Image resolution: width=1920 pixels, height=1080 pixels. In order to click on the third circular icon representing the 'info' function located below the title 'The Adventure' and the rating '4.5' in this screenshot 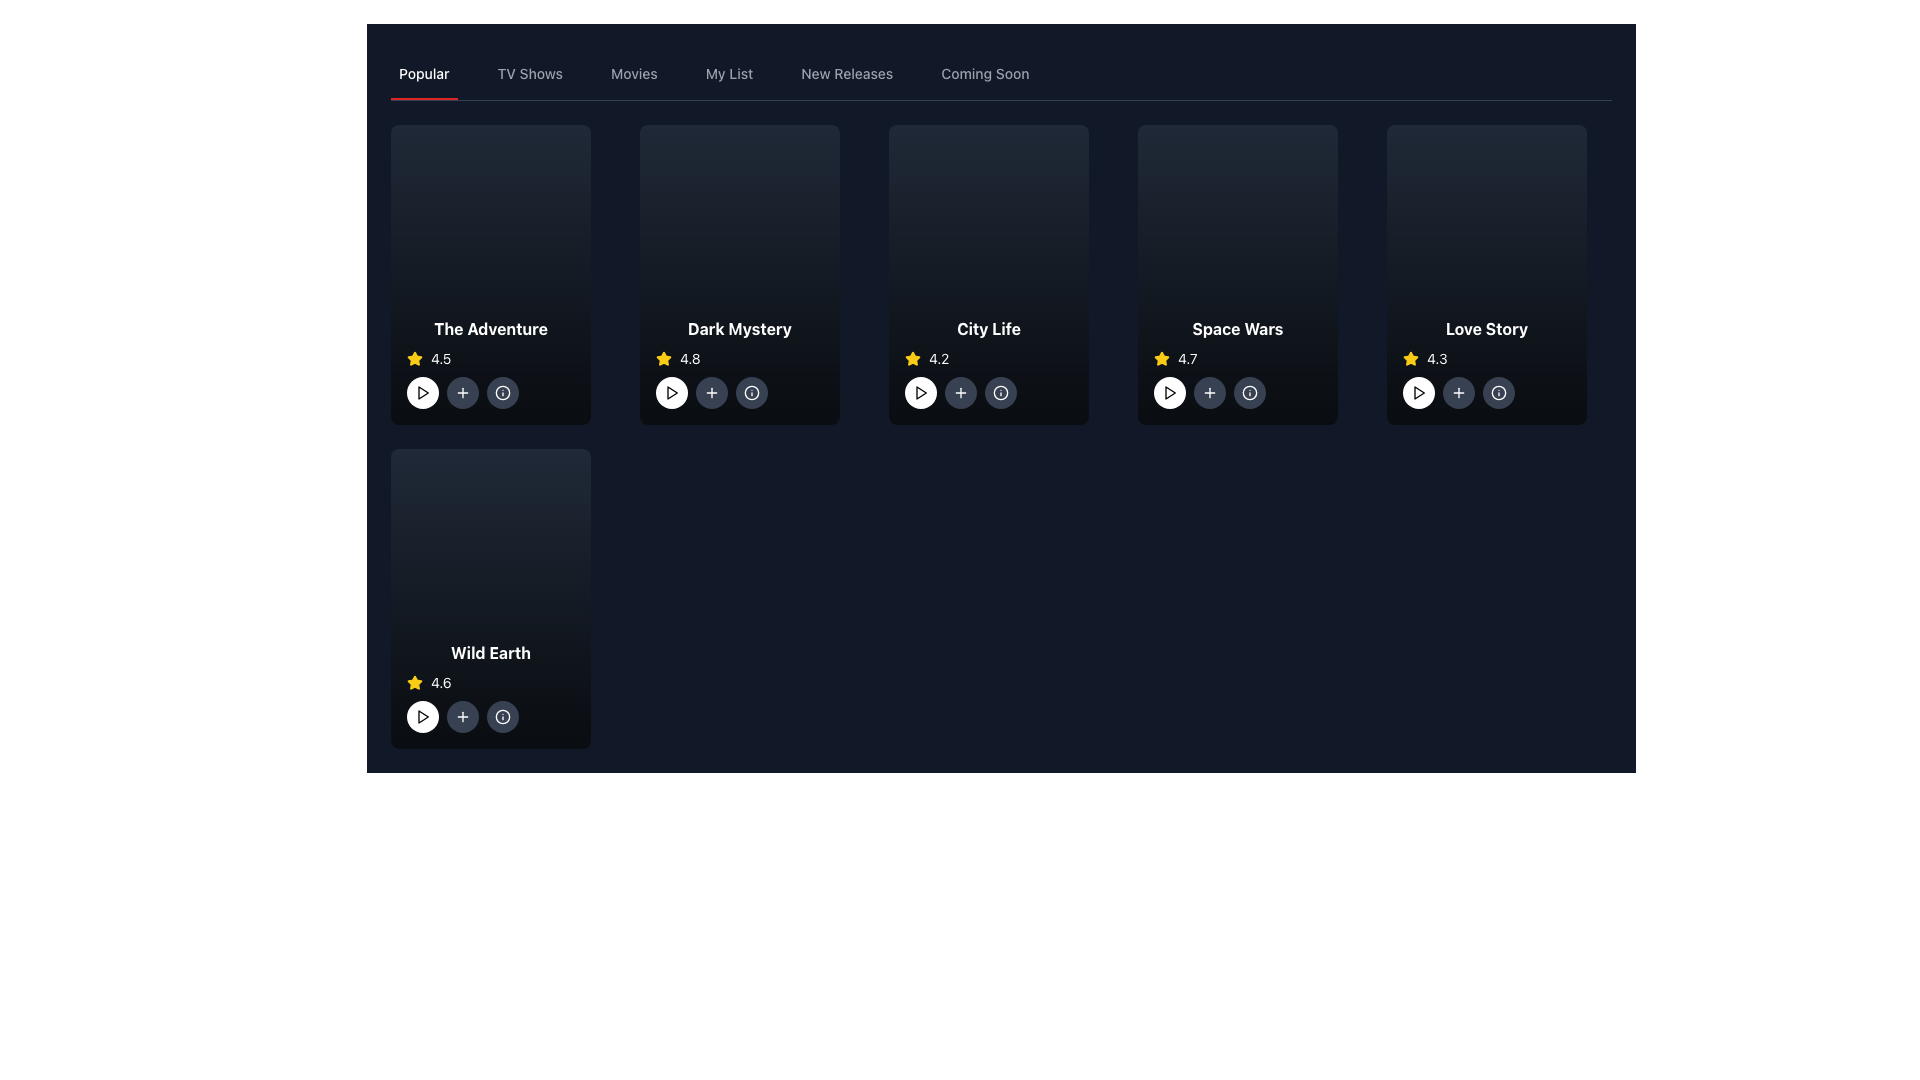, I will do `click(490, 393)`.